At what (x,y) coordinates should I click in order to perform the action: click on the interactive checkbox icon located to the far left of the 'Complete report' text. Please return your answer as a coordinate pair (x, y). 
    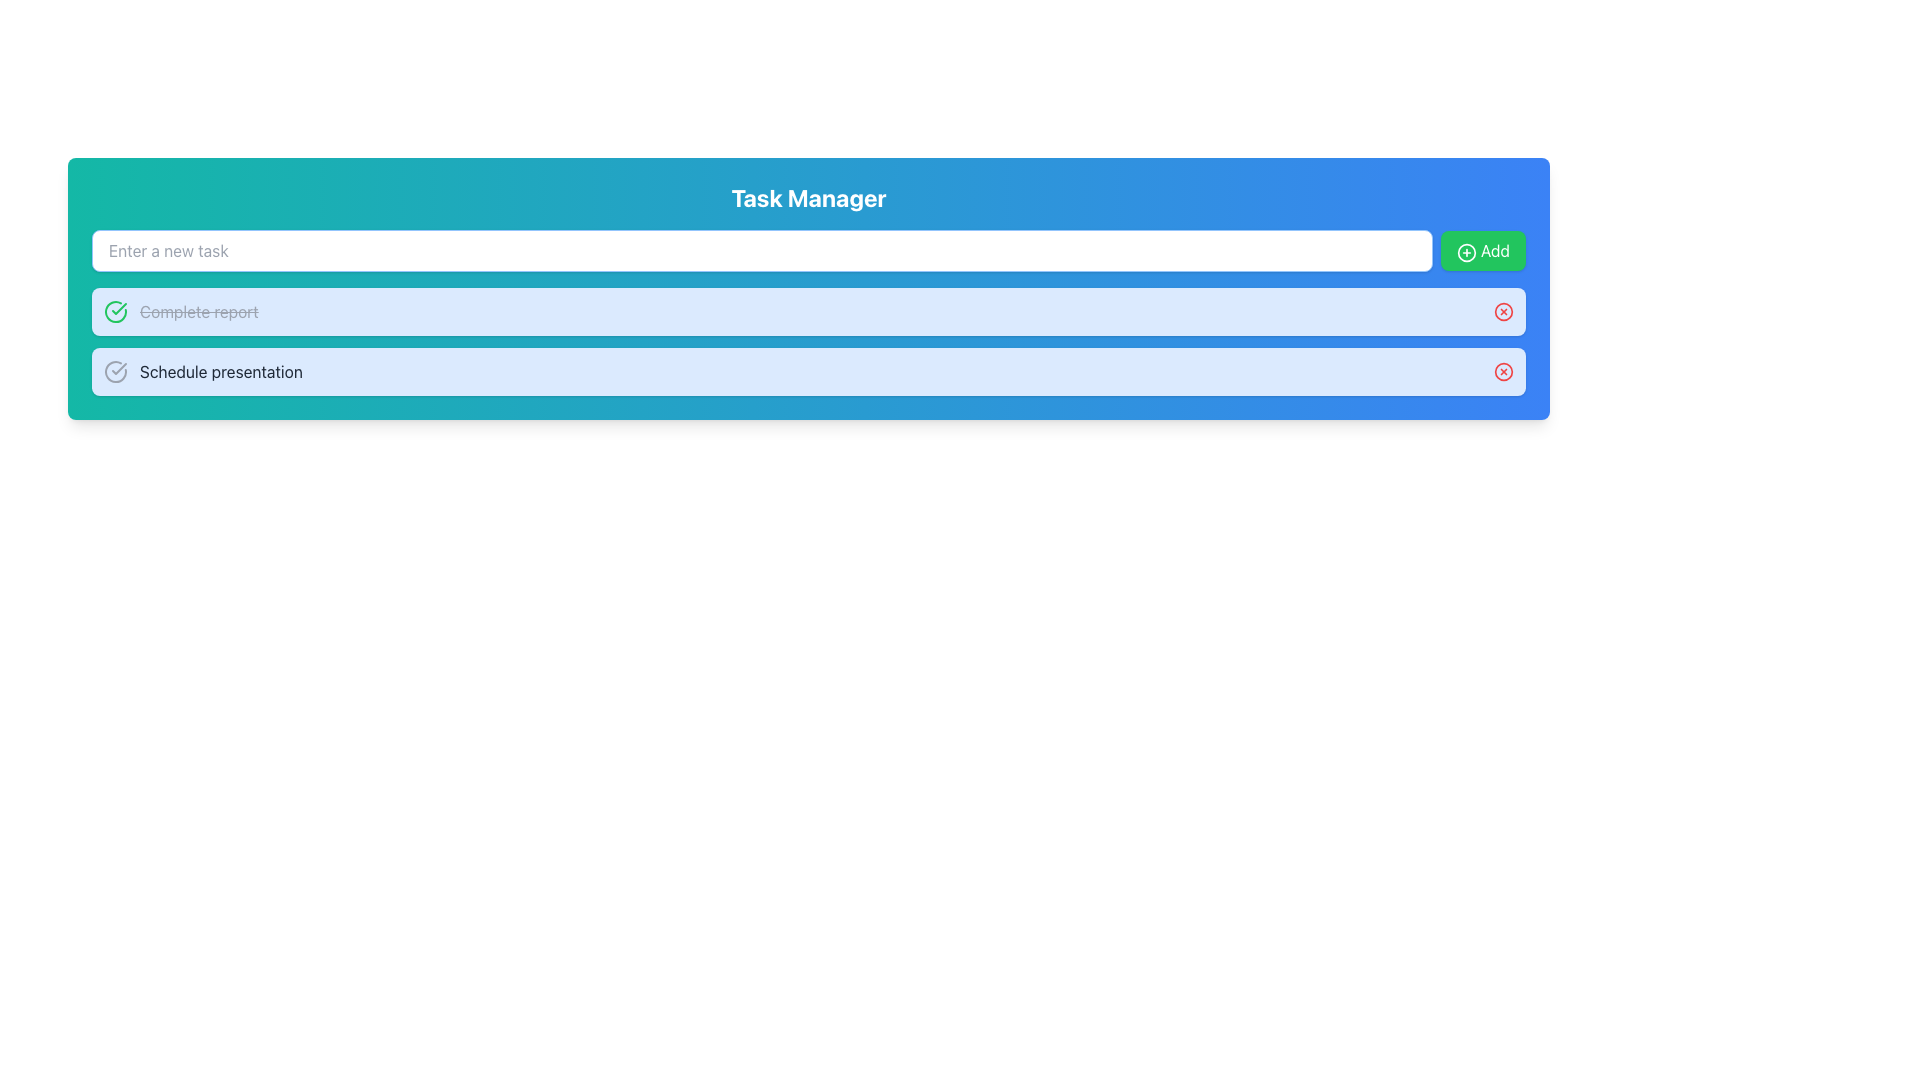
    Looking at the image, I should click on (114, 312).